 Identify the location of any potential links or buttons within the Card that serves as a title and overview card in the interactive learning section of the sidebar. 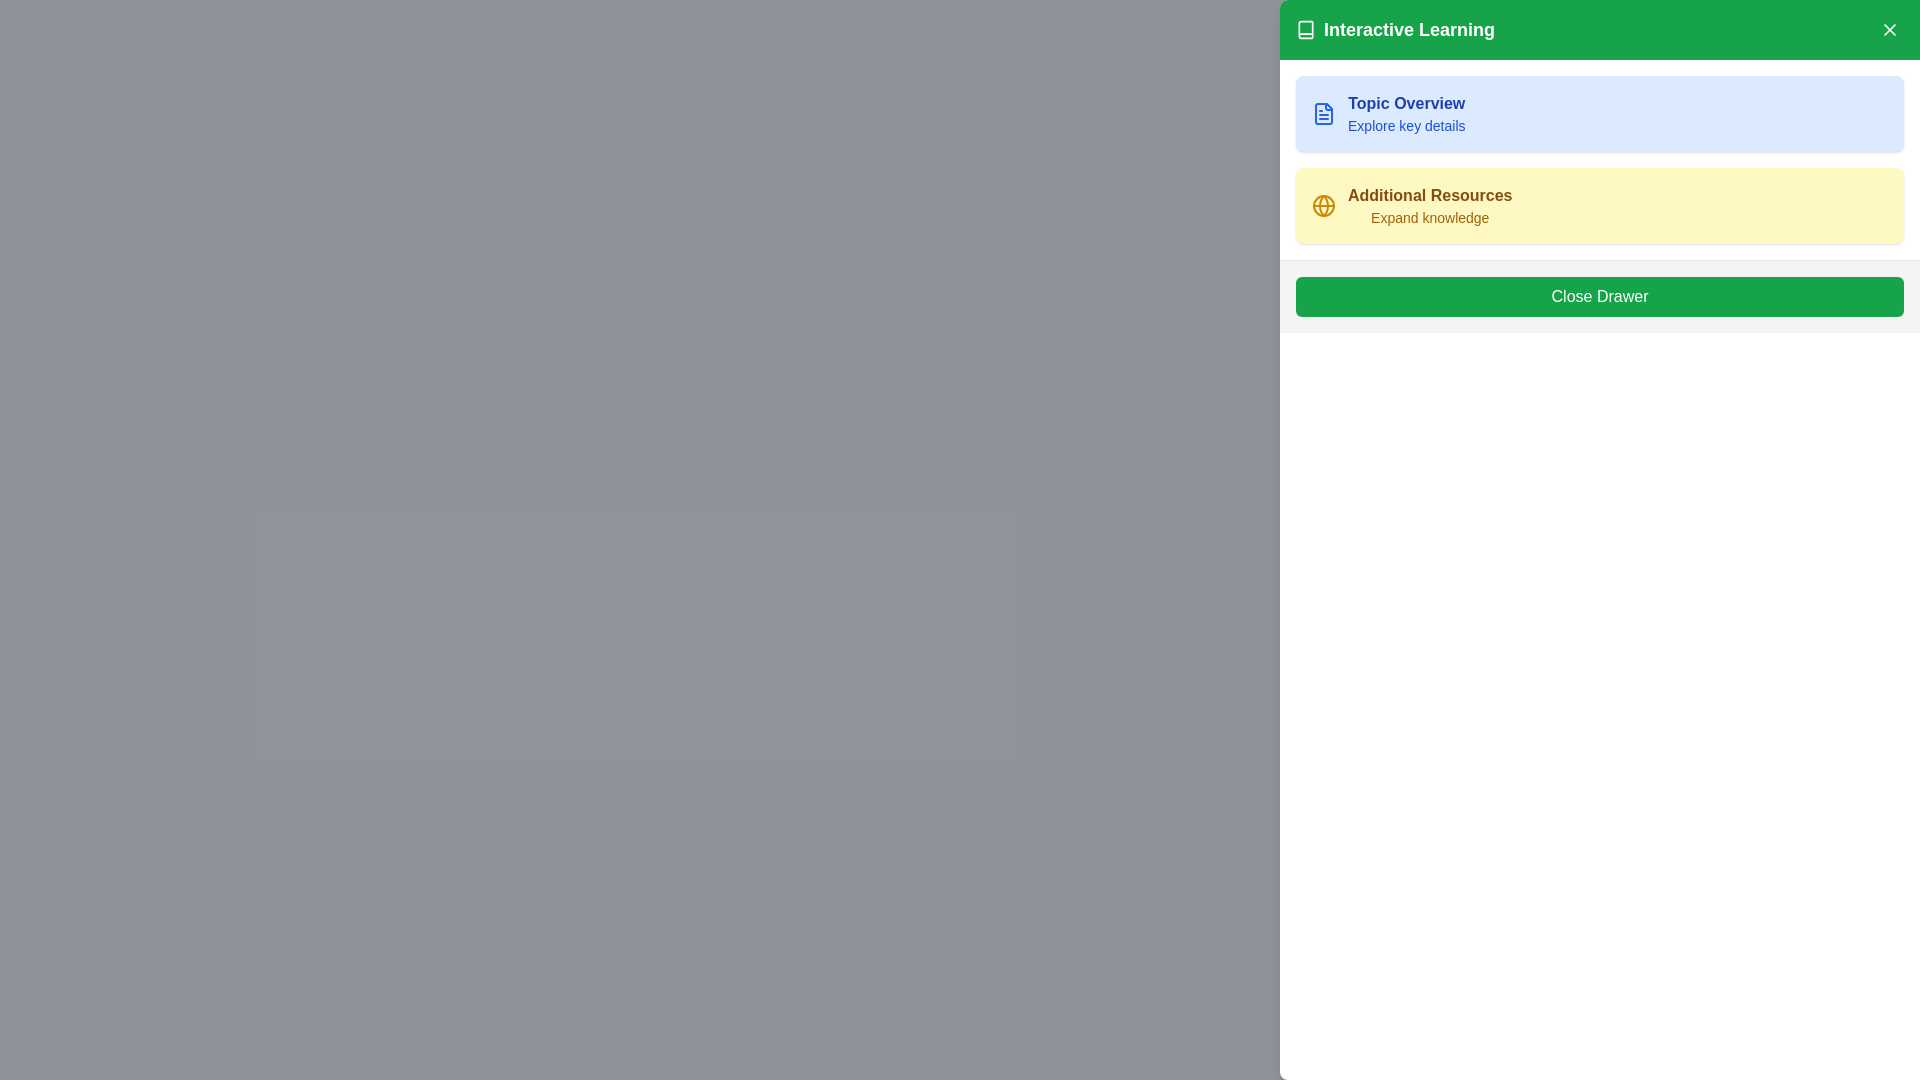
(1405, 114).